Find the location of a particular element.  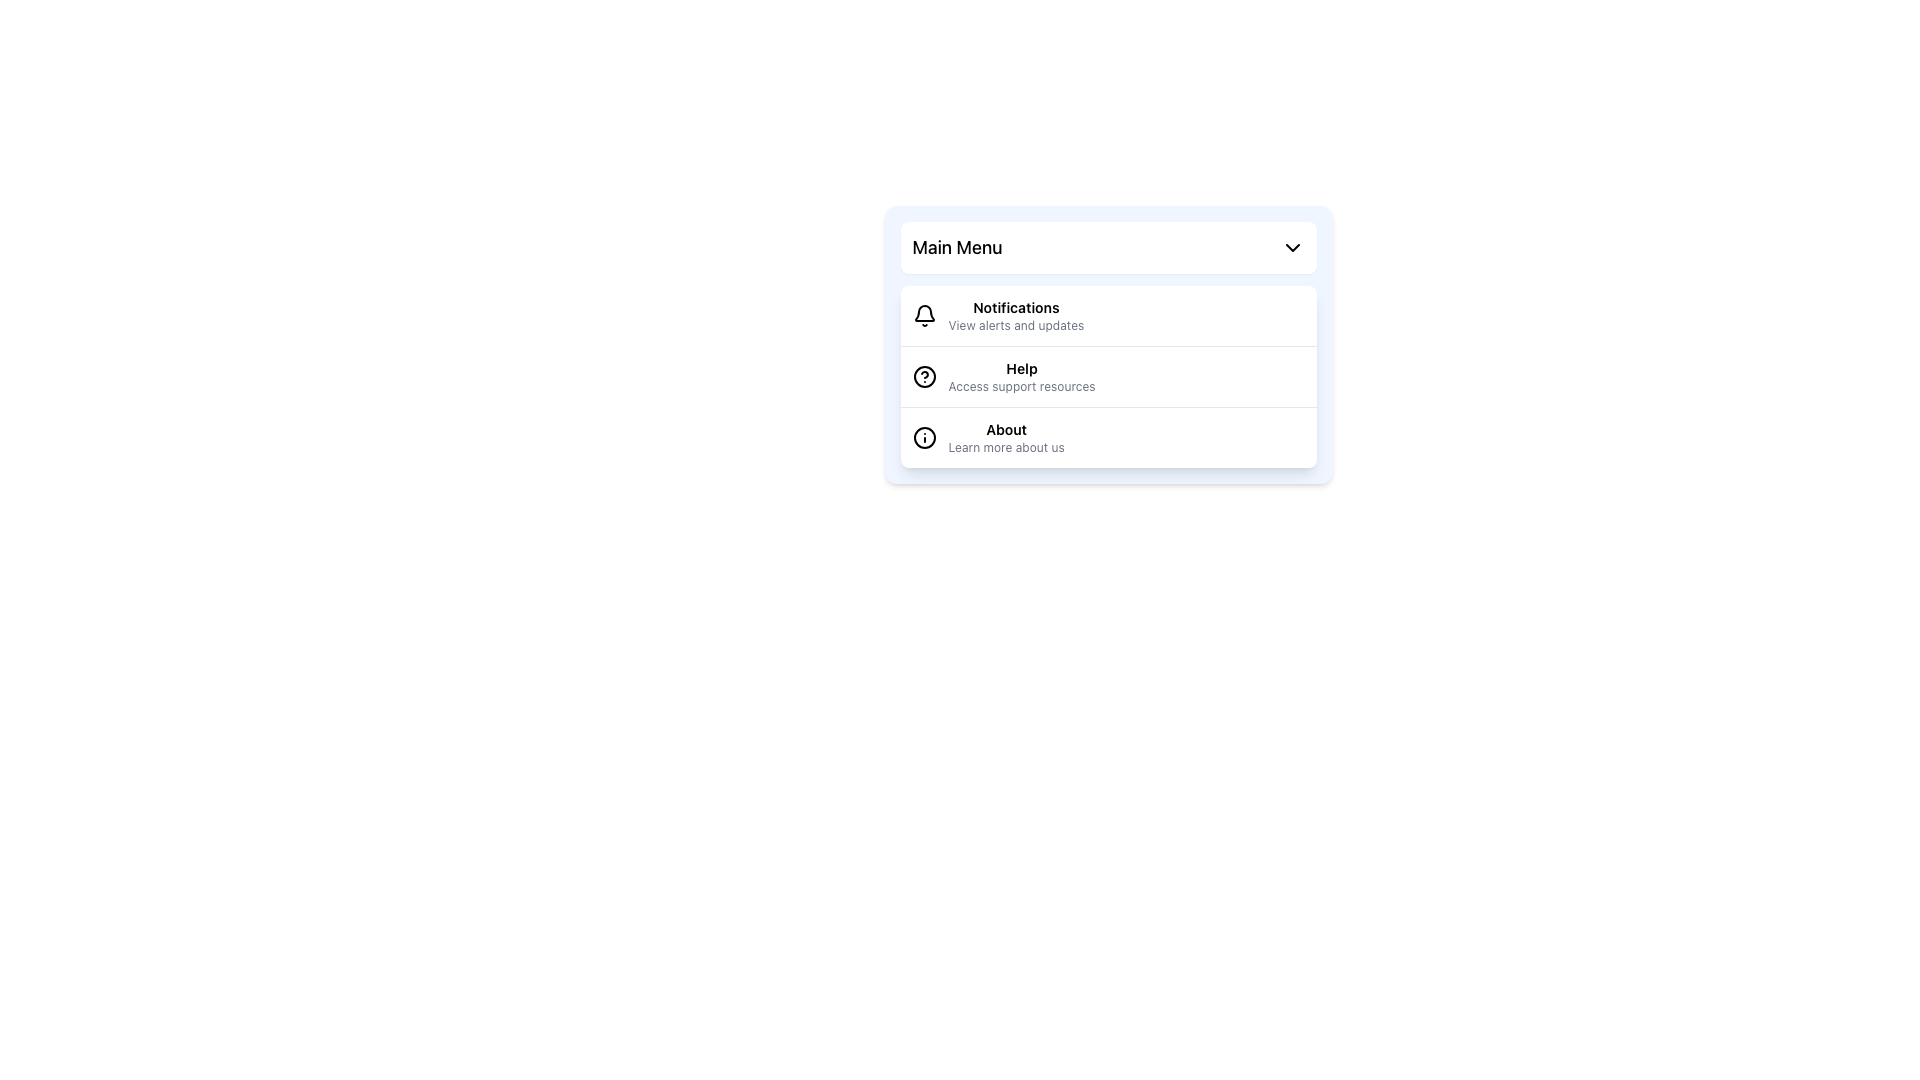

the gray text label displaying 'View alerts and updates' located beneath the 'Notifications' title in the dropdown menu is located at coordinates (1016, 325).